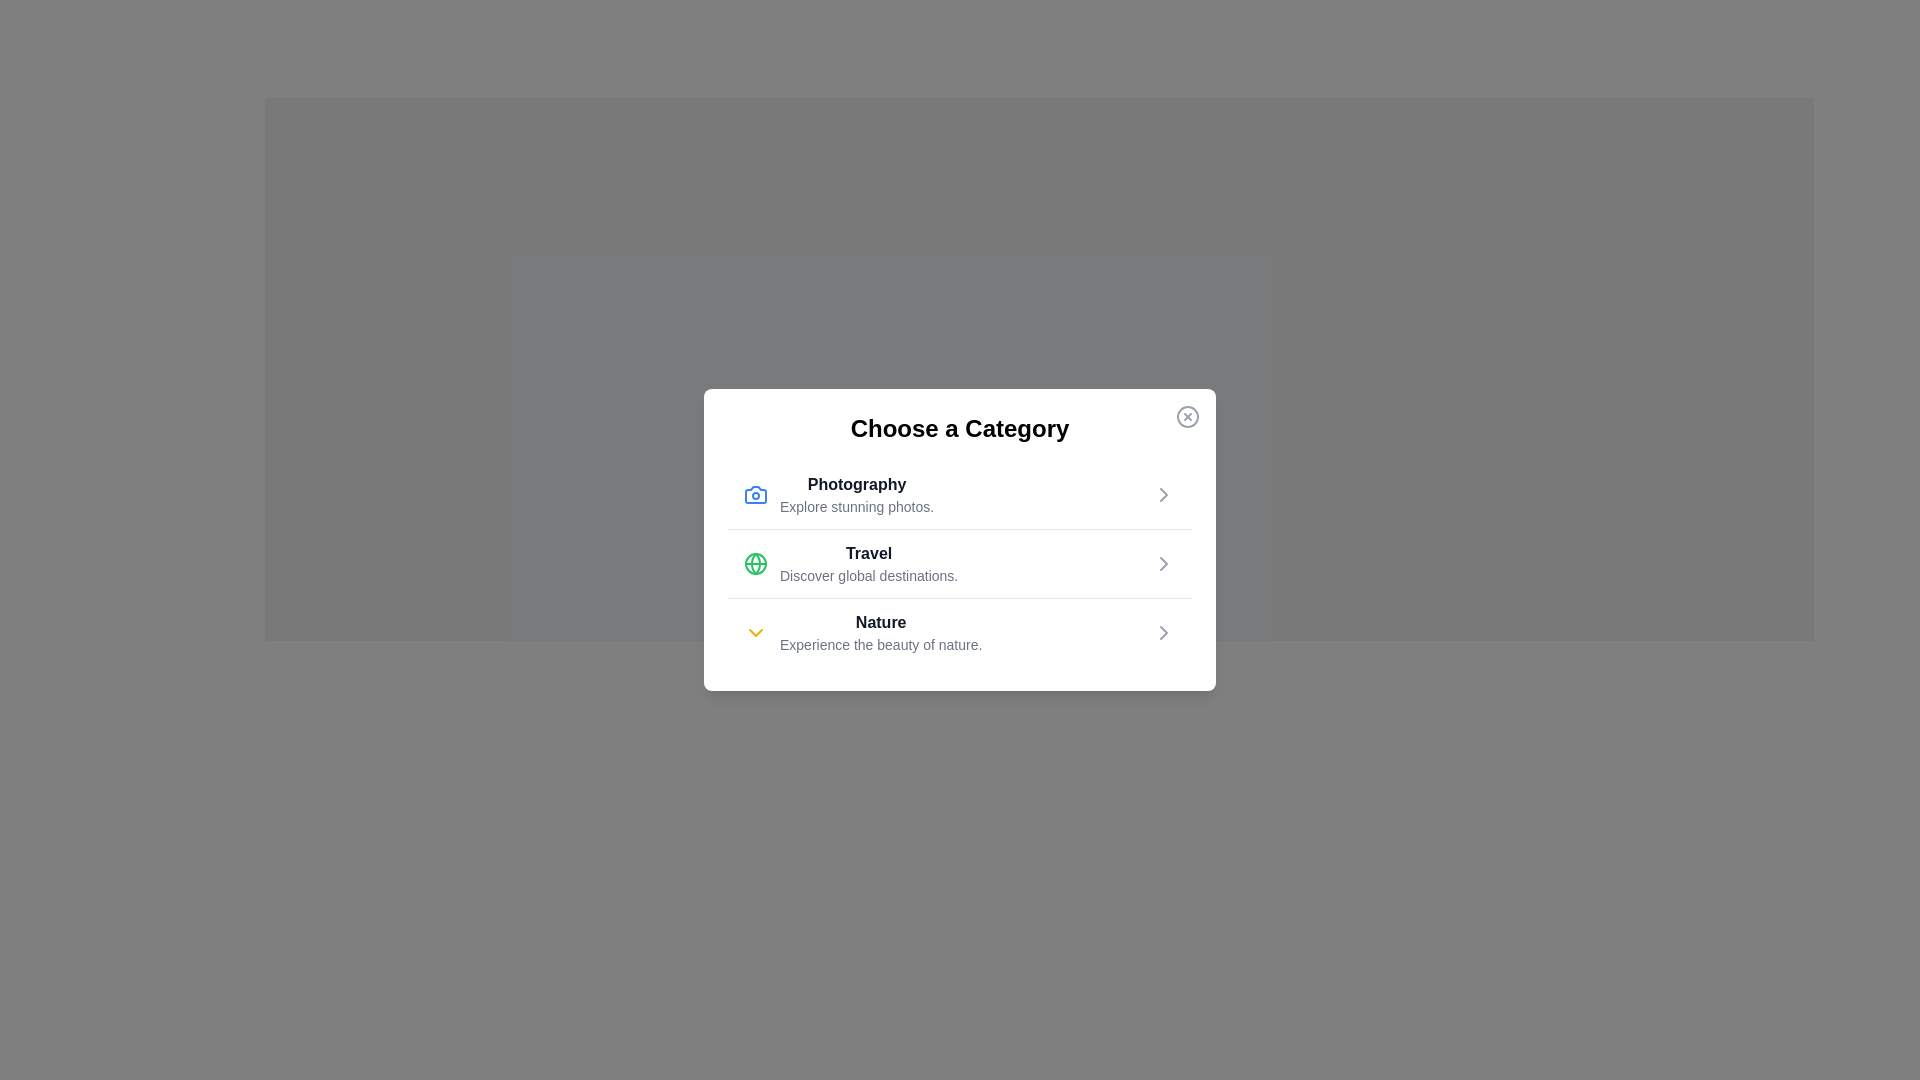 The image size is (1920, 1080). What do you see at coordinates (869, 575) in the screenshot?
I see `the text label providing descriptive information for the 'Travel' category, located in a centered modal beneath the 'Travel' label` at bounding box center [869, 575].